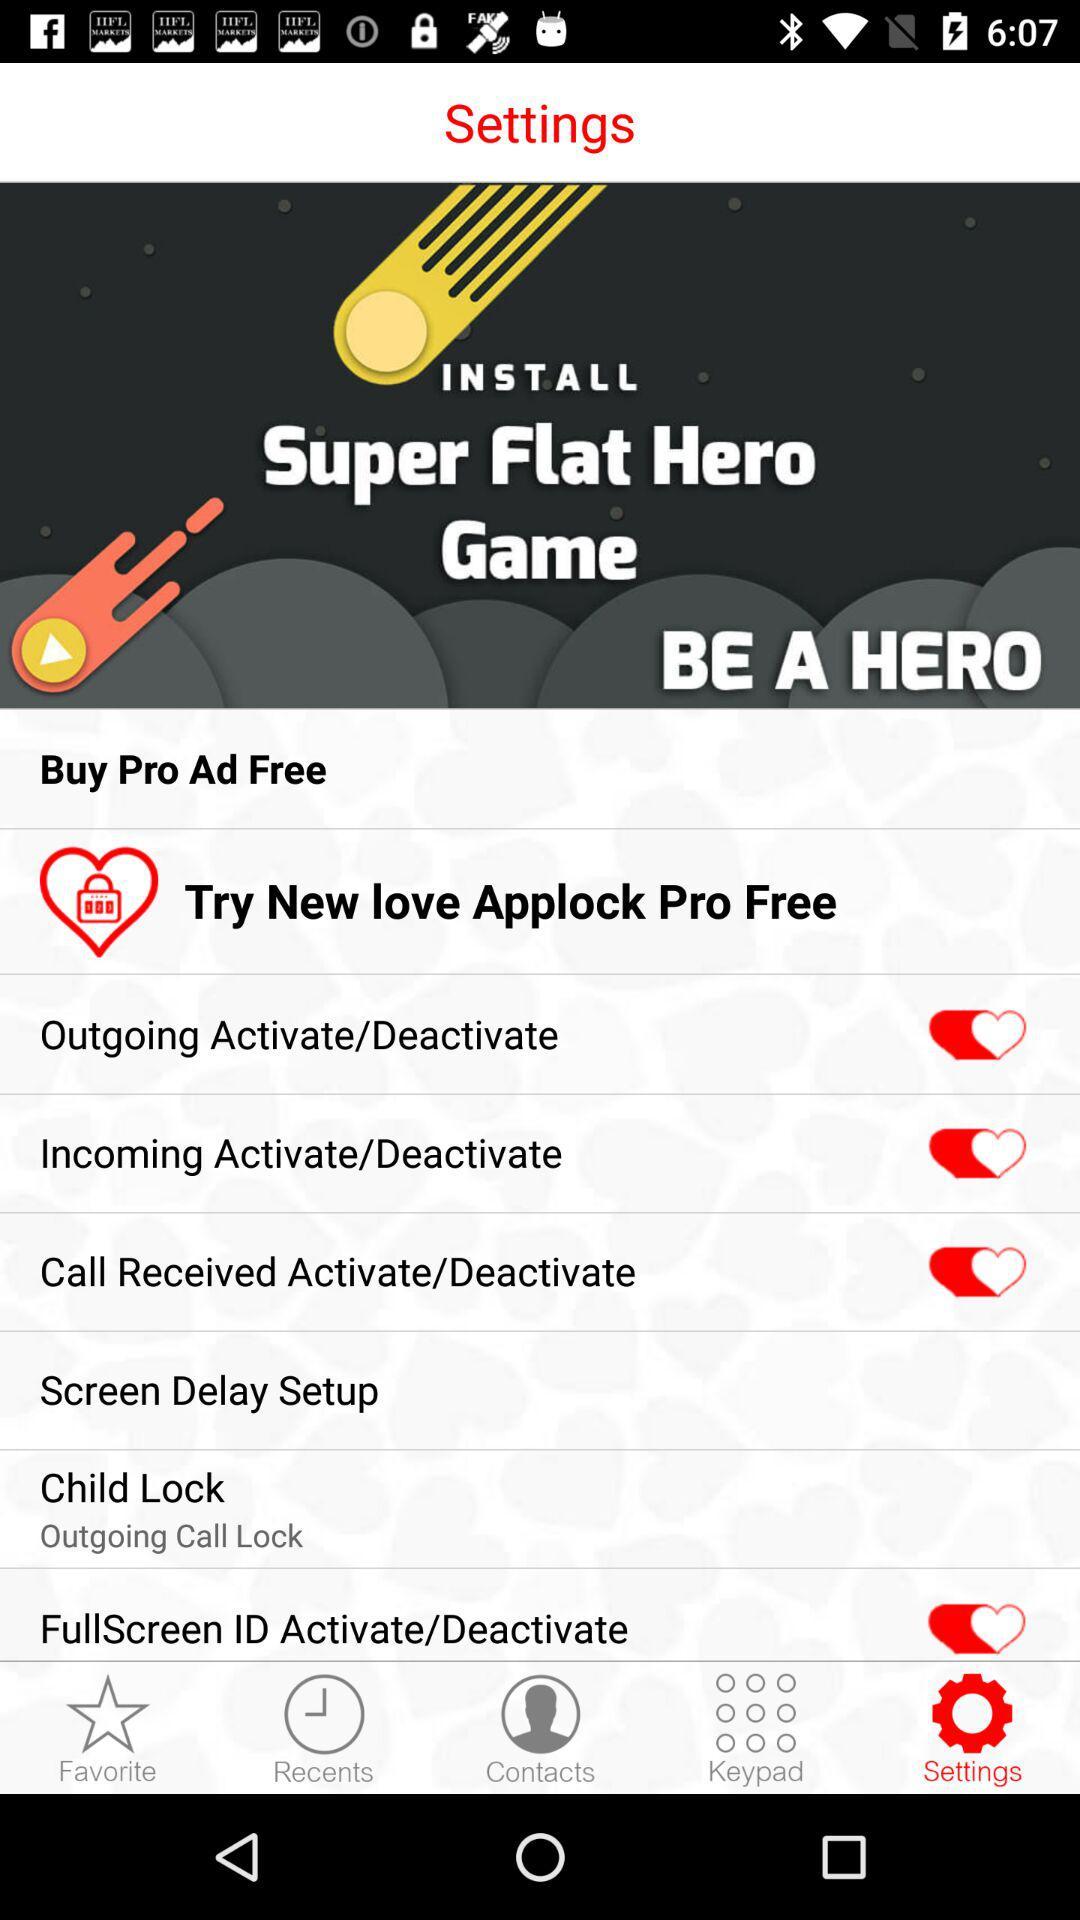 This screenshot has height=1920, width=1080. What do you see at coordinates (108, 1728) in the screenshot?
I see `the star icon` at bounding box center [108, 1728].